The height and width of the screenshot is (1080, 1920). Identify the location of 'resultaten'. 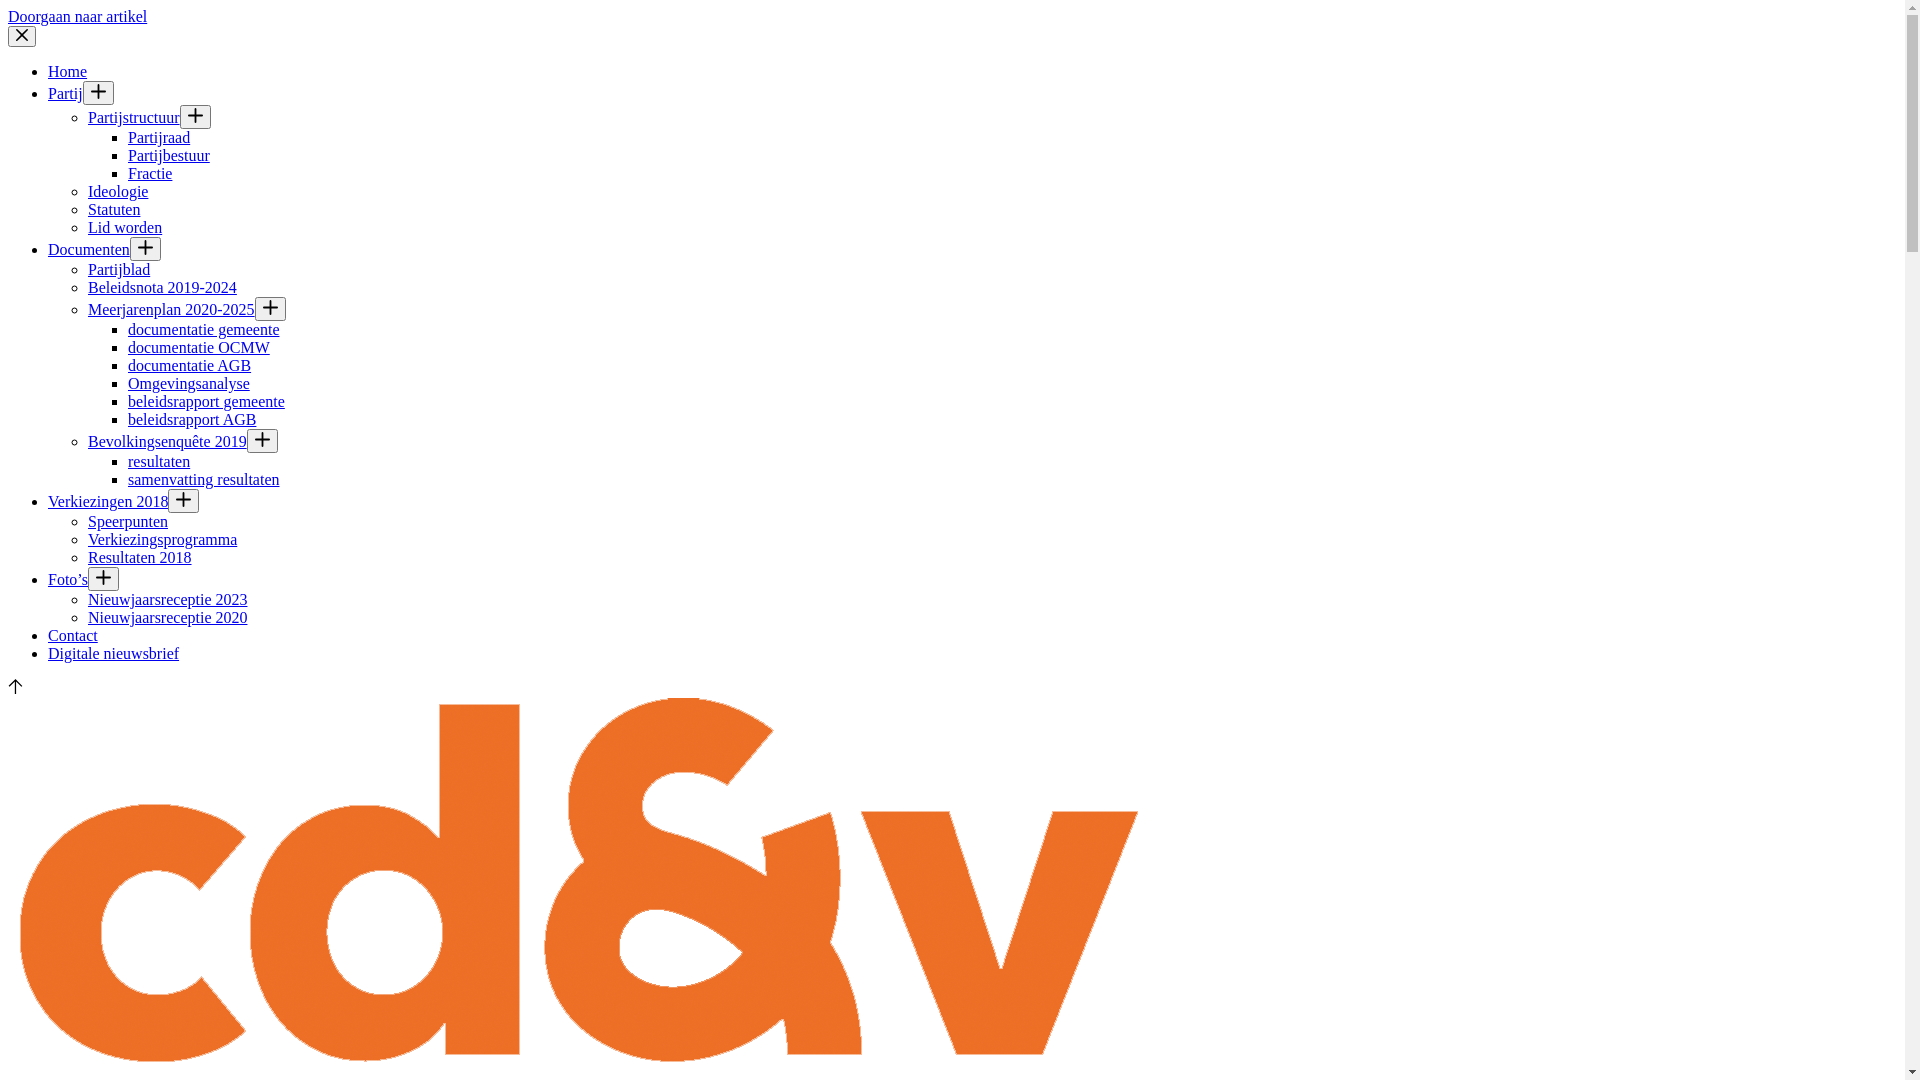
(157, 461).